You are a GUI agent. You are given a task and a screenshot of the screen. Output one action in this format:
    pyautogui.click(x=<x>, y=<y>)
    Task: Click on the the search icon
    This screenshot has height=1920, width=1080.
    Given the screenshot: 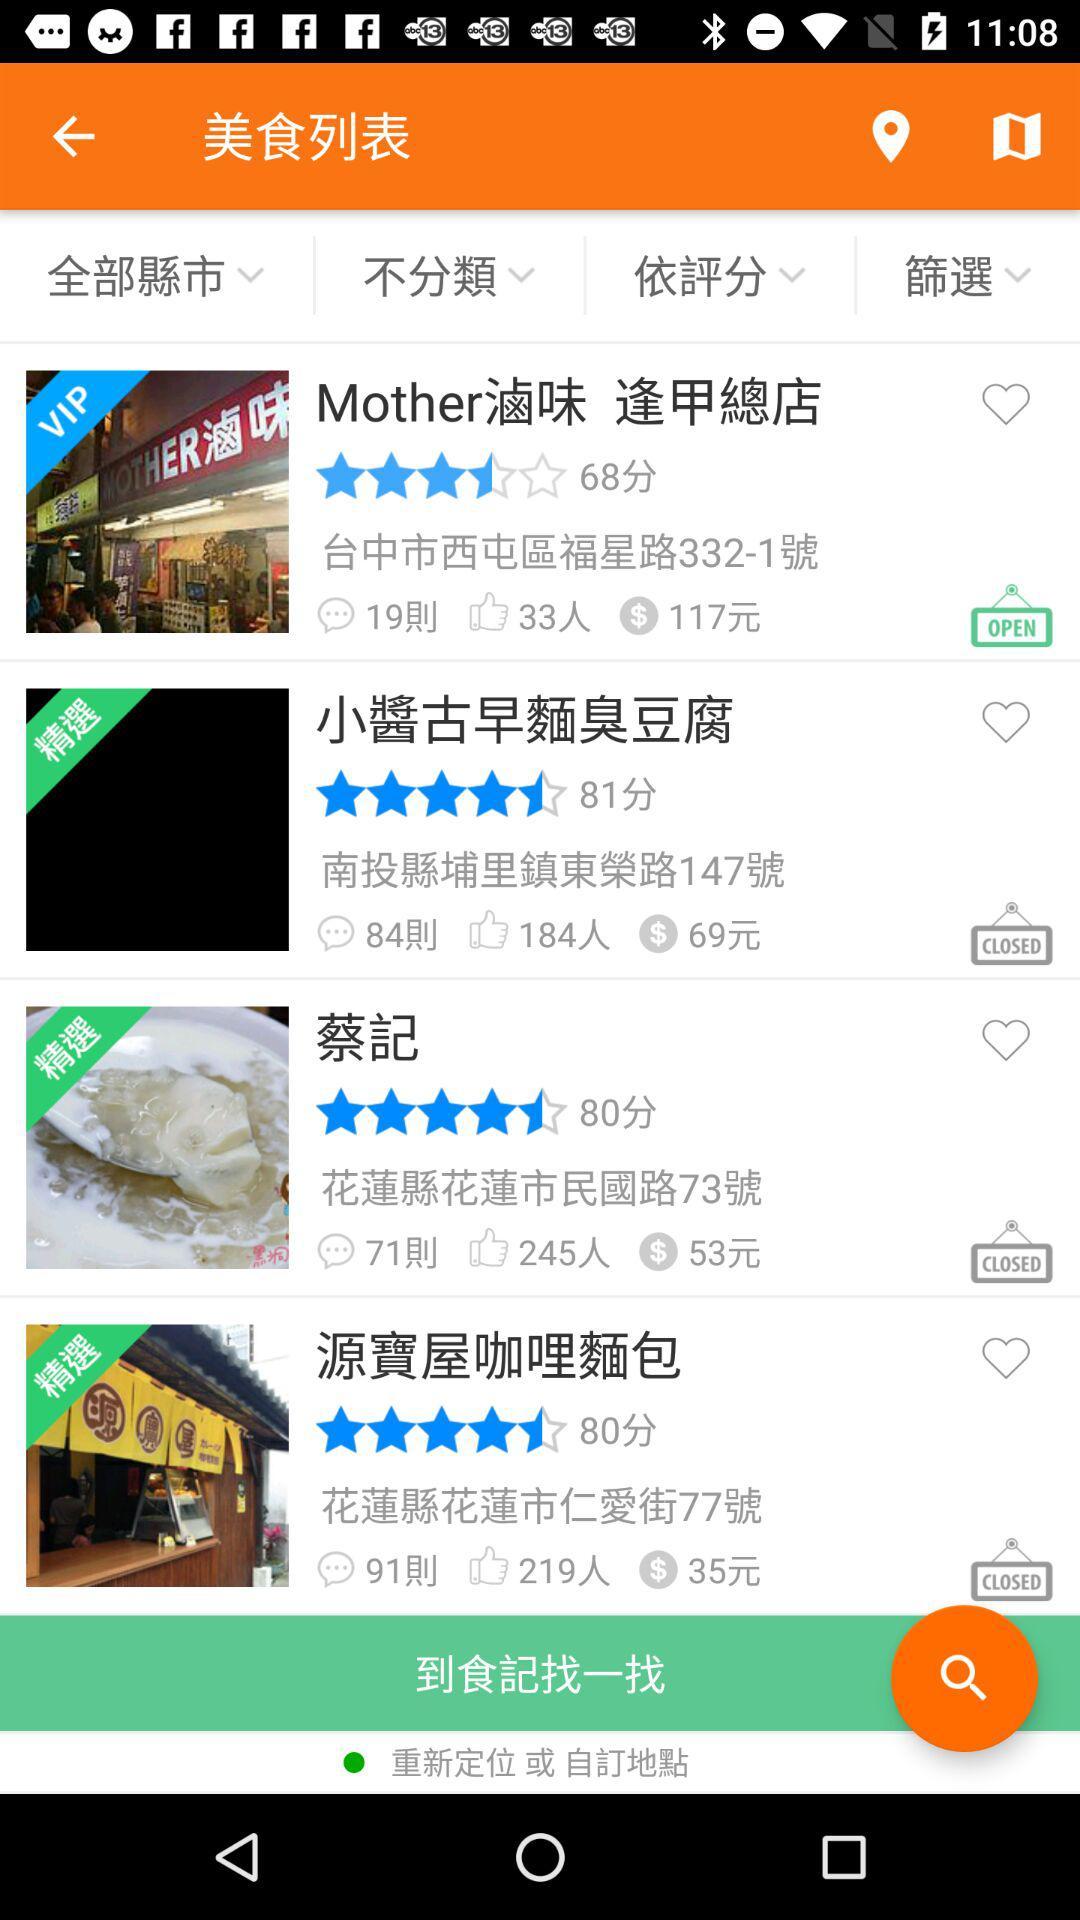 What is the action you would take?
    pyautogui.click(x=963, y=1678)
    